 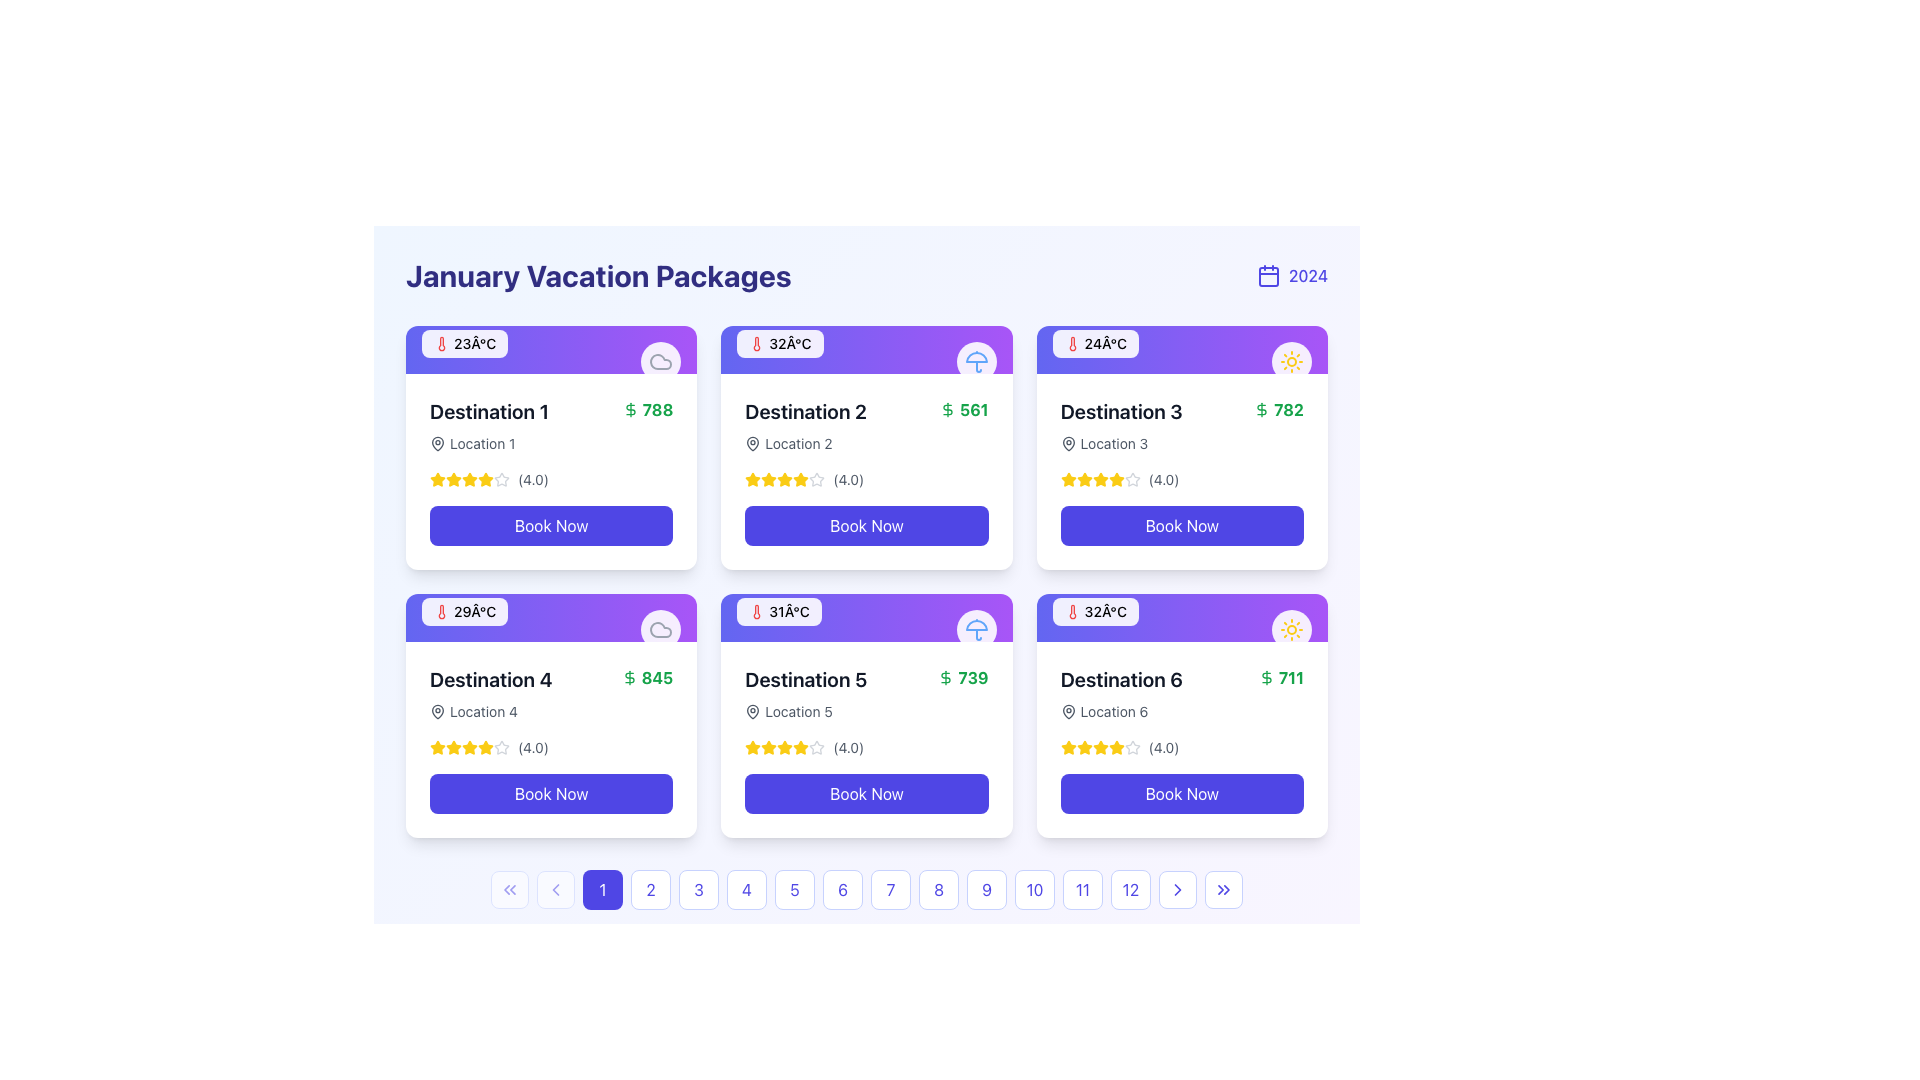 What do you see at coordinates (628, 677) in the screenshot?
I see `the SVG dollar sign icon located under the Destination 4 card in the second row of the vacation packages grid, which is positioned to the left of the bold numeric value '845'` at bounding box center [628, 677].